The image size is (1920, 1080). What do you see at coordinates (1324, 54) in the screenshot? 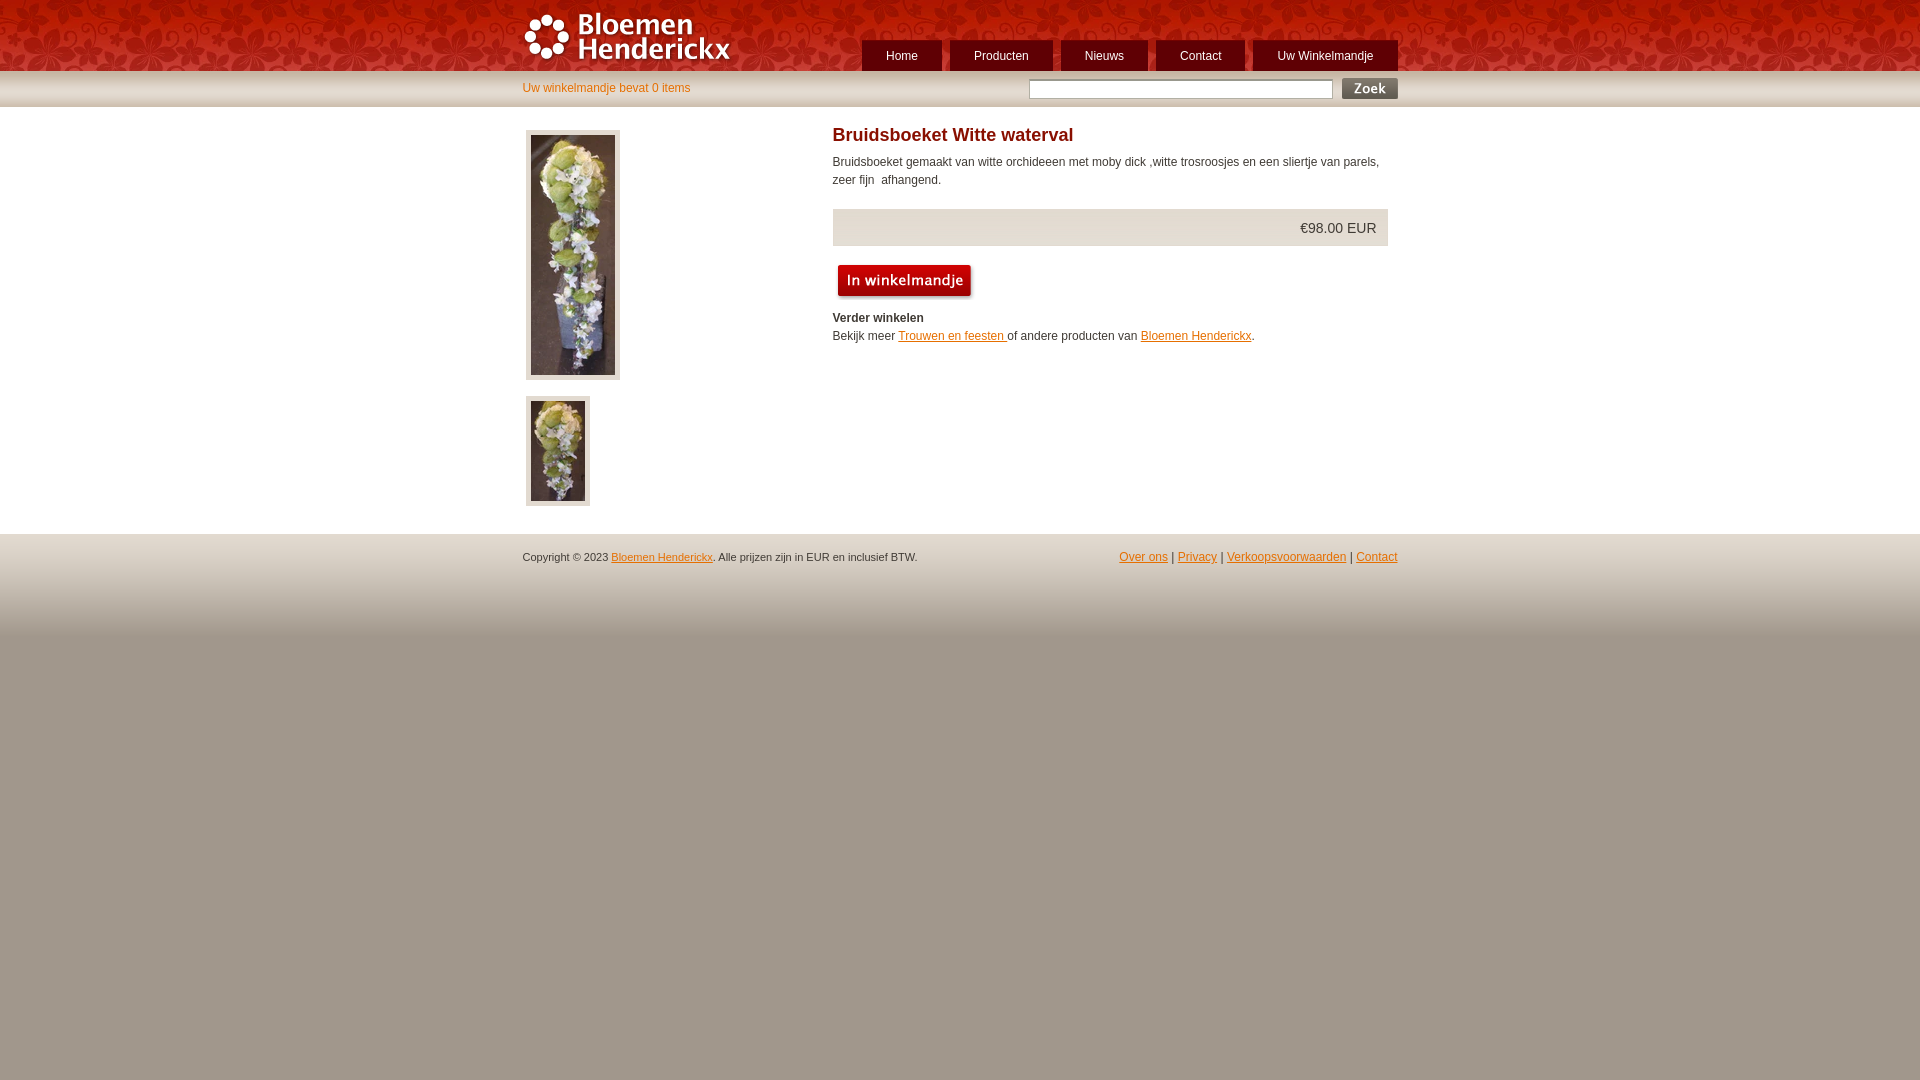
I see `'Uw Winkelmandje'` at bounding box center [1324, 54].